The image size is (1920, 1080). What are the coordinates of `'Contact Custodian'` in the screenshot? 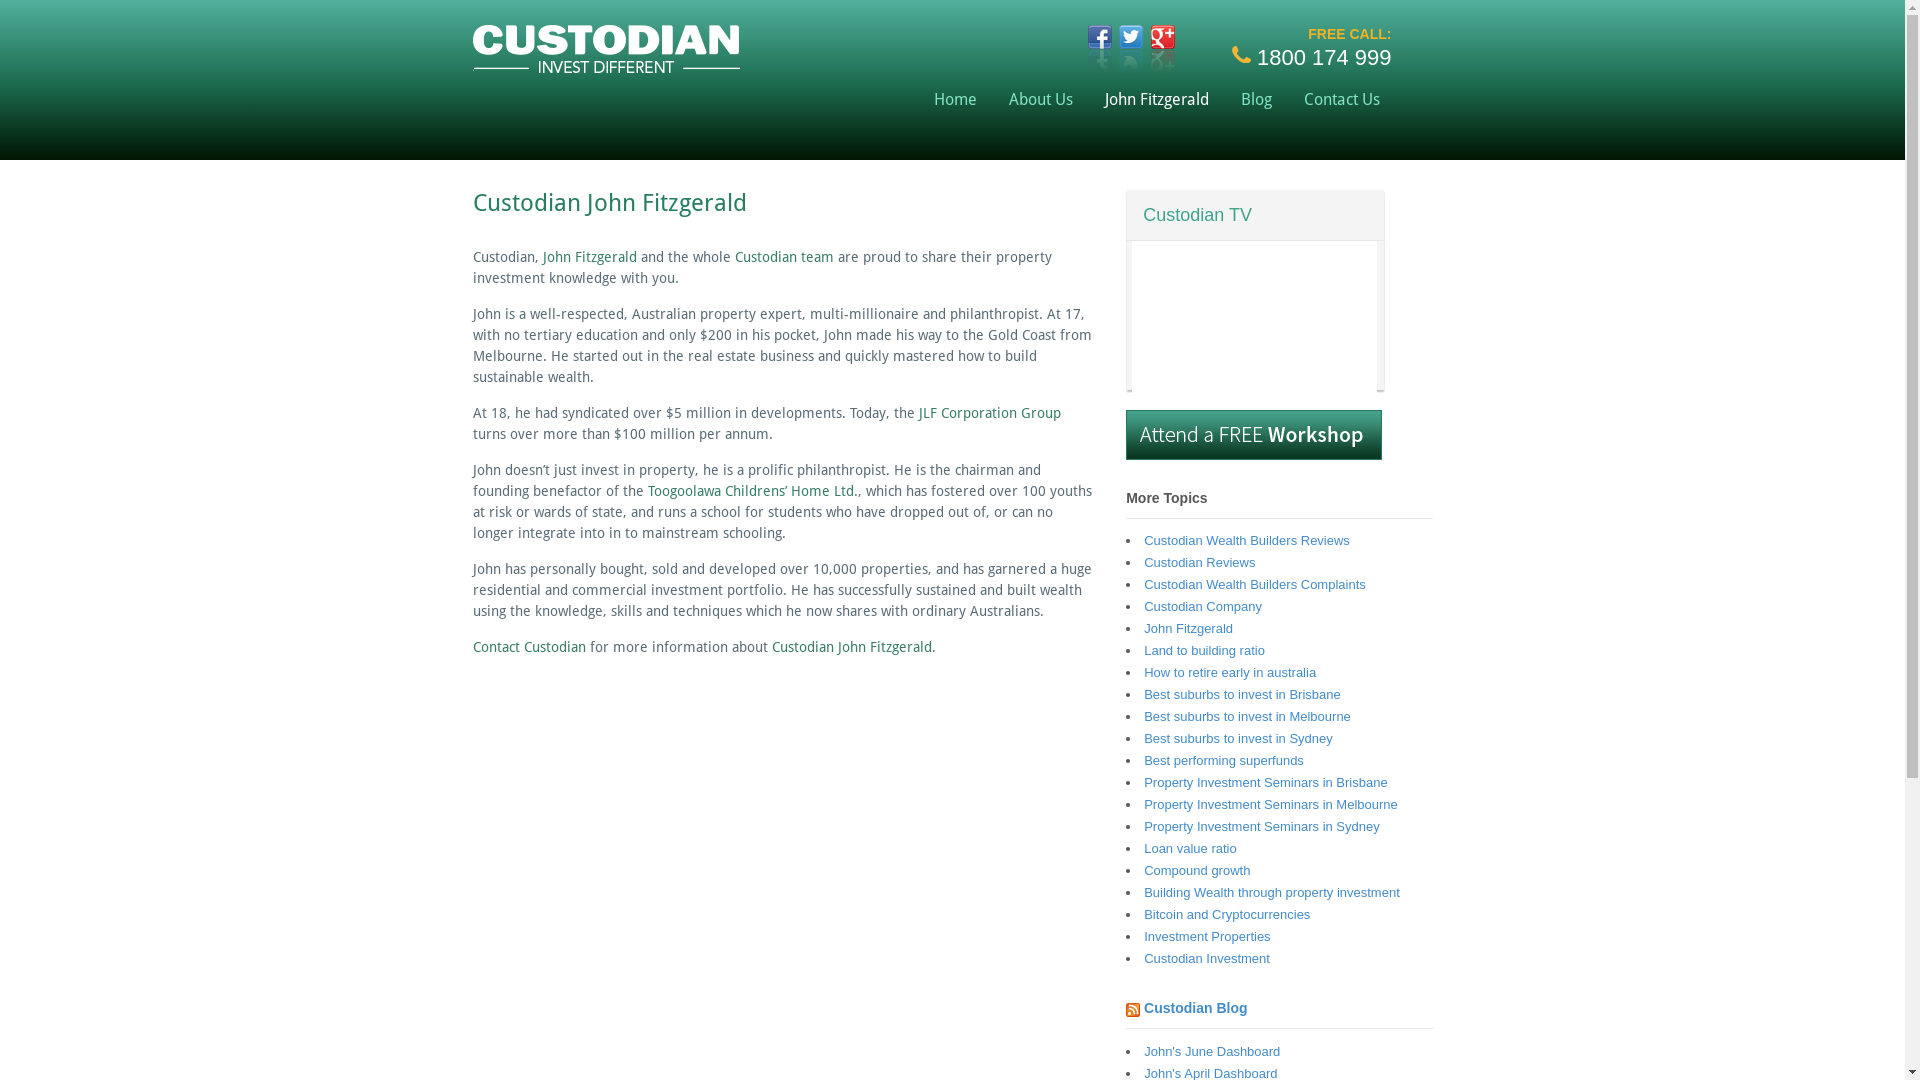 It's located at (528, 647).